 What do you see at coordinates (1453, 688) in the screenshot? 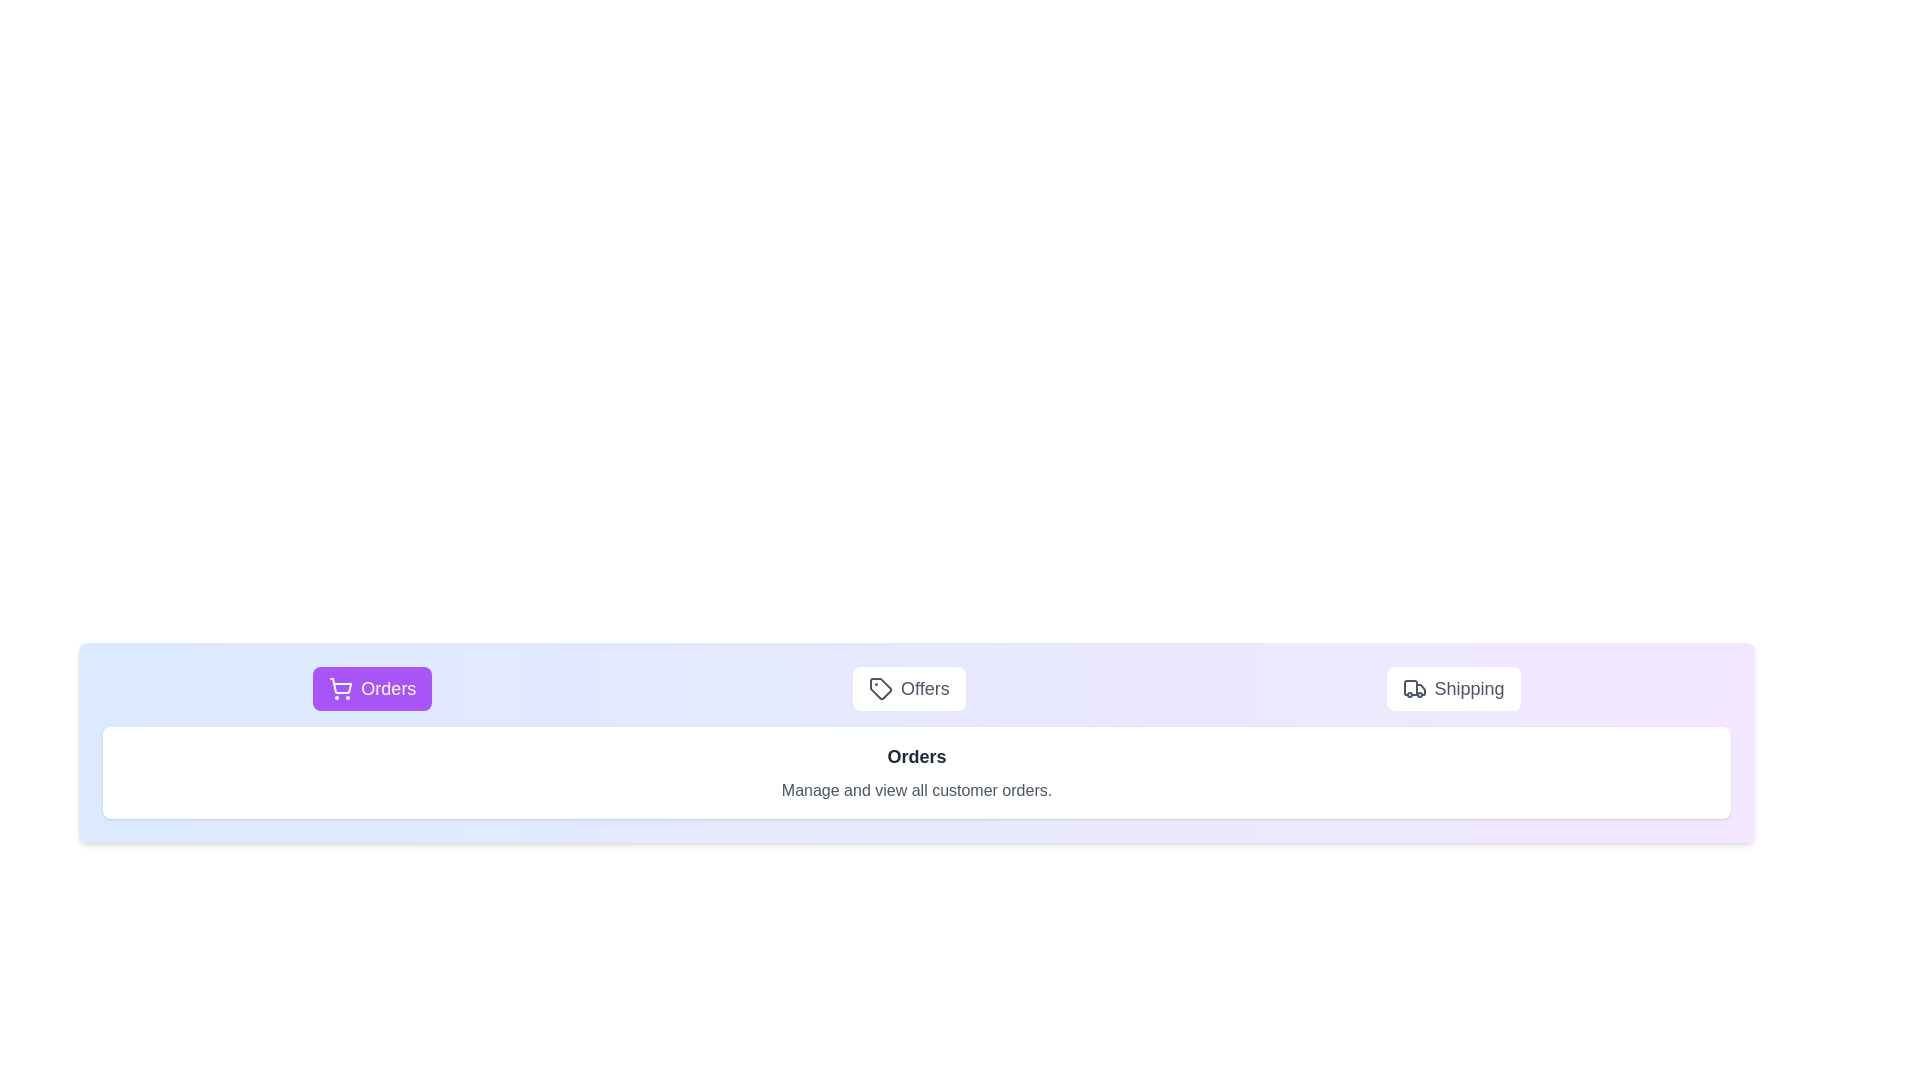
I see `the Shipping tab to display its content` at bounding box center [1453, 688].